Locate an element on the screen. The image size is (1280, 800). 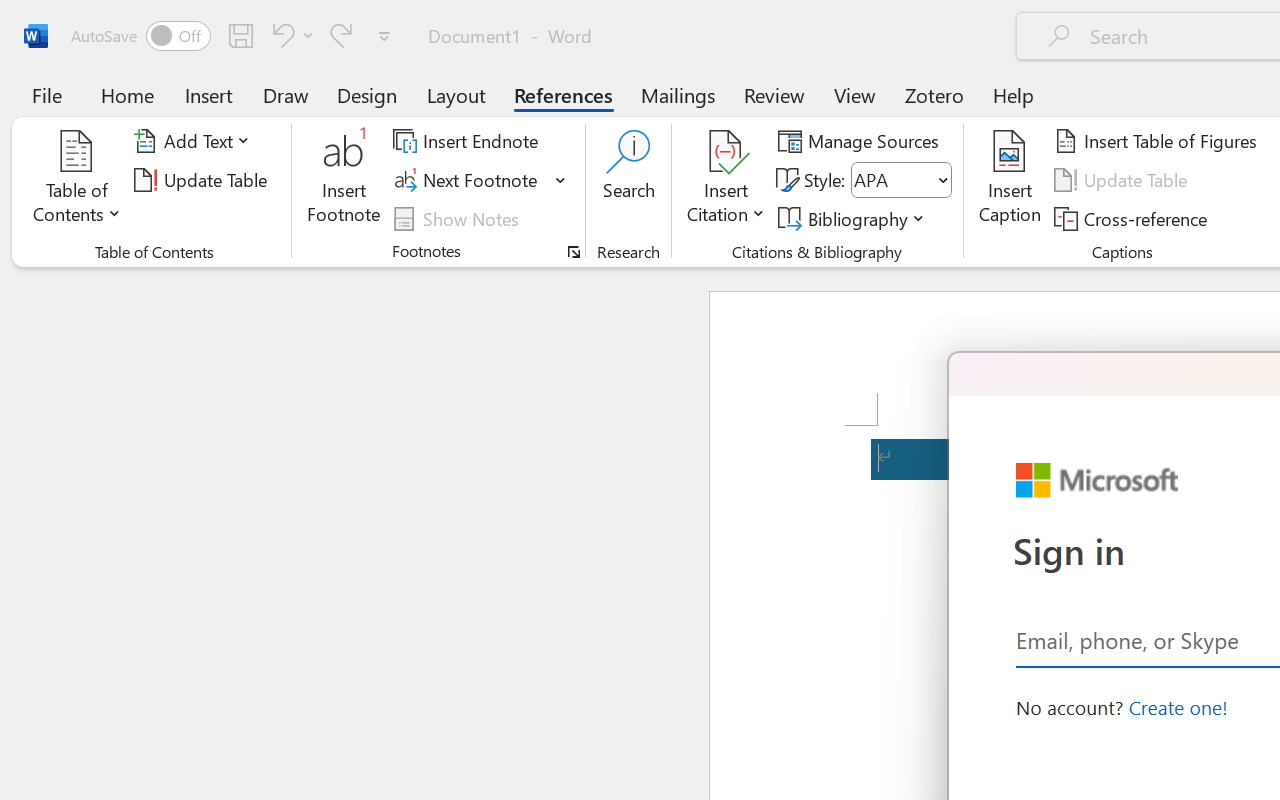
'Next Footnote' is located at coordinates (467, 179).